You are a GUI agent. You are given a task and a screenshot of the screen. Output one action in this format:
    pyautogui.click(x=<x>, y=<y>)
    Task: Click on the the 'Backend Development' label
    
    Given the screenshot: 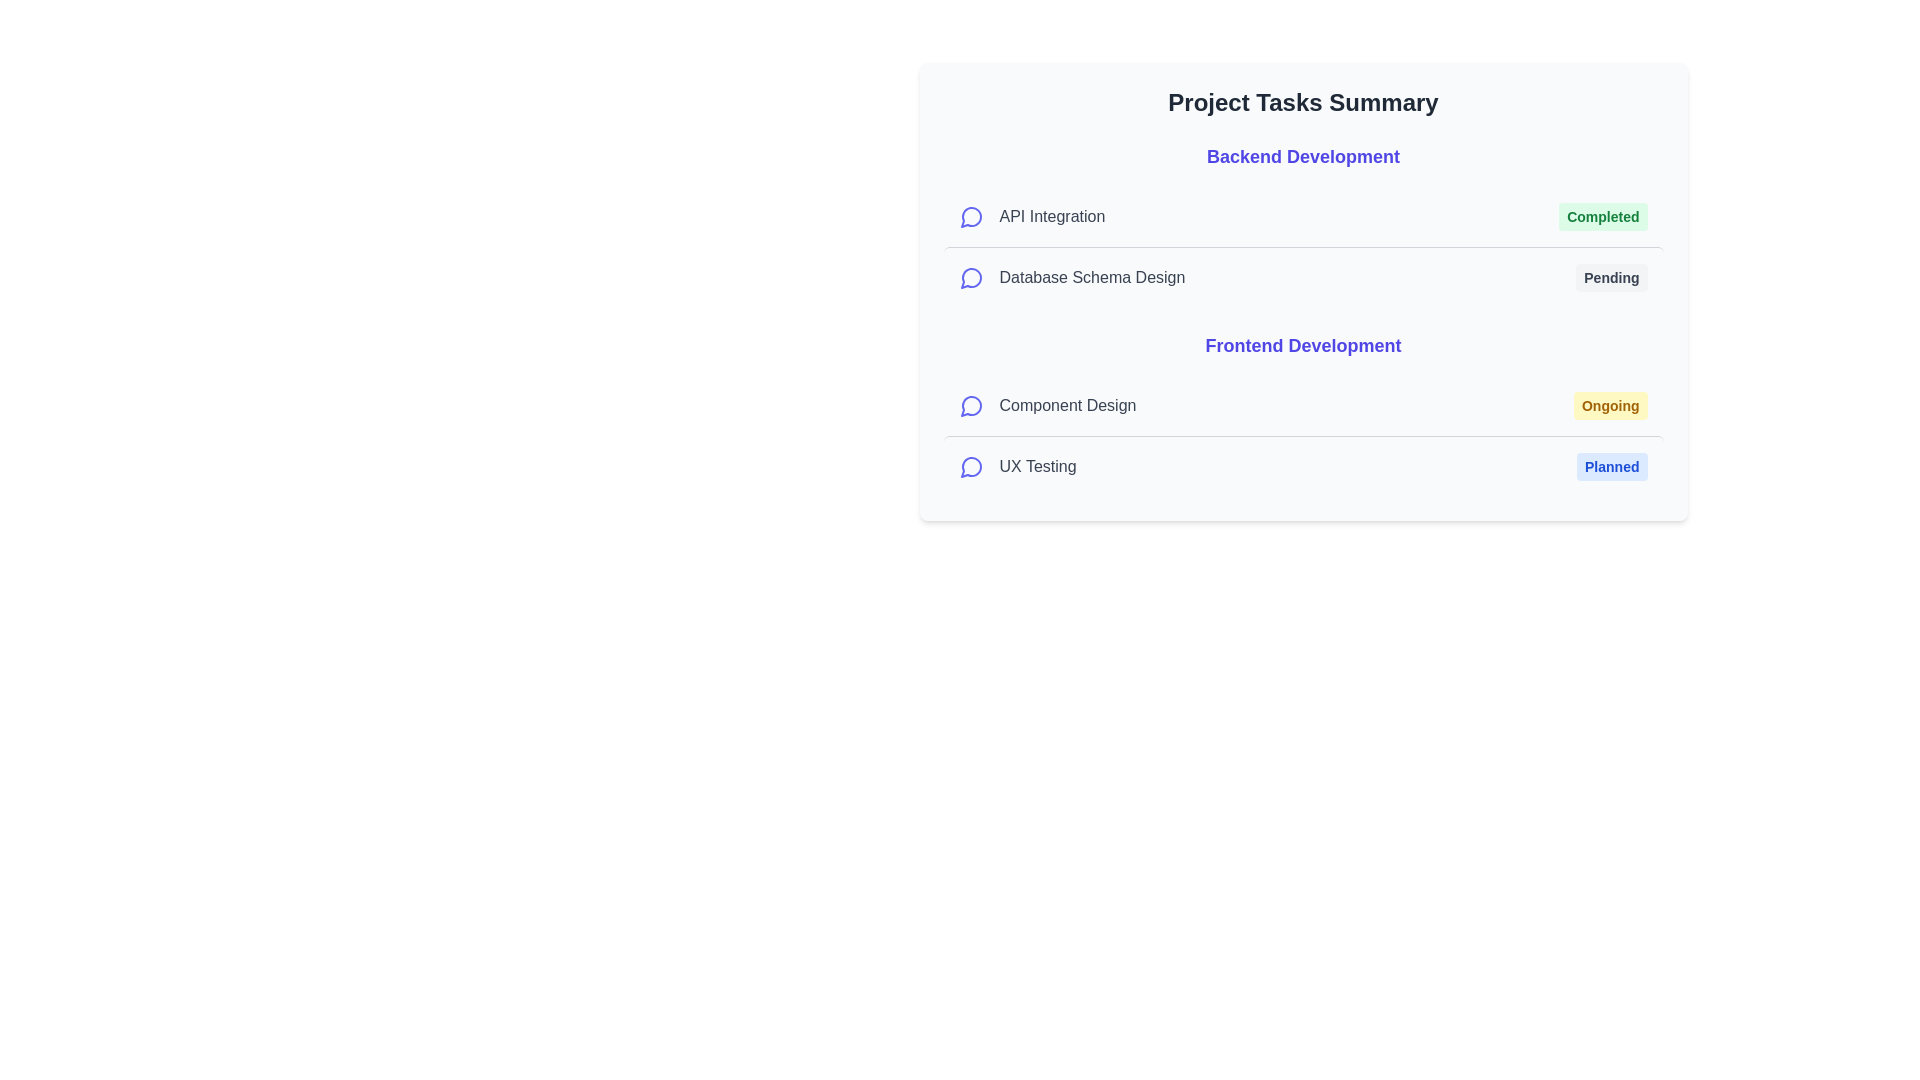 What is the action you would take?
    pyautogui.click(x=1303, y=156)
    